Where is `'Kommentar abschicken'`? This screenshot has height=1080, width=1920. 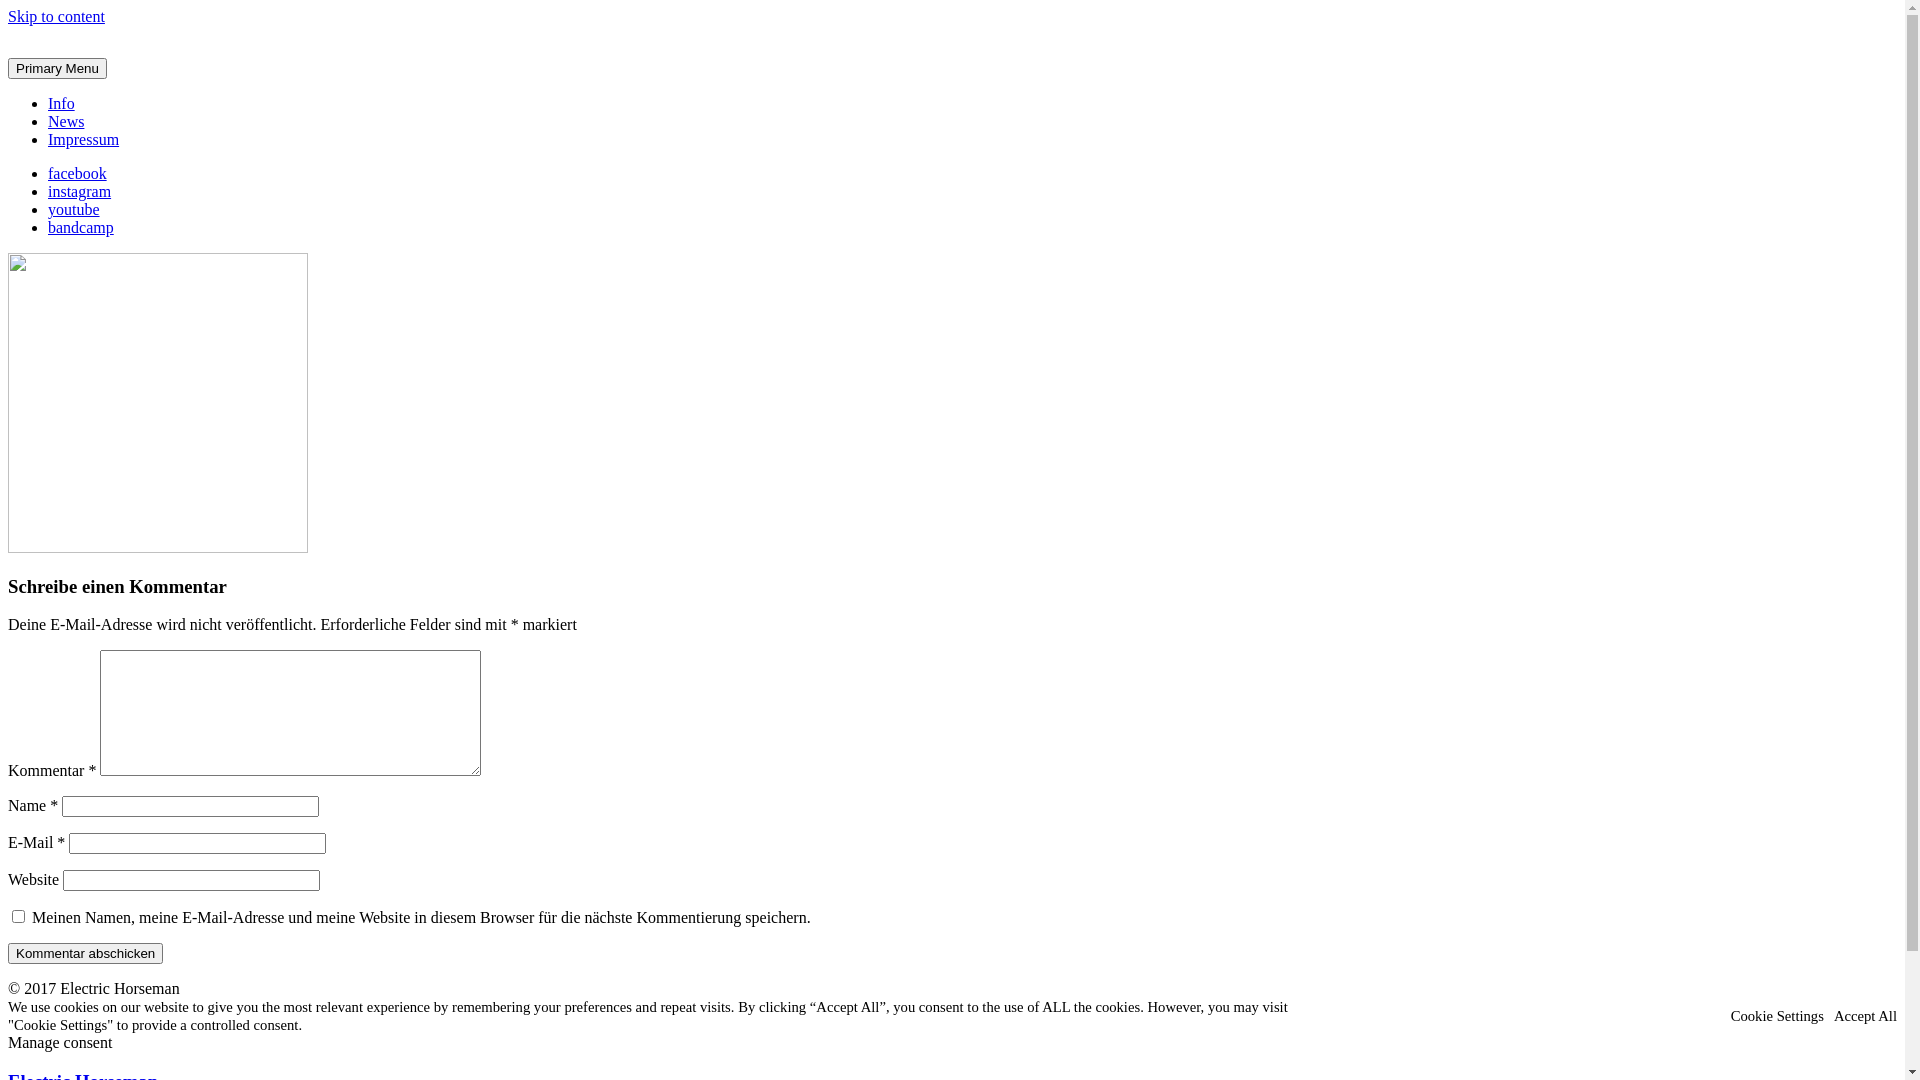 'Kommentar abschicken' is located at coordinates (84, 952).